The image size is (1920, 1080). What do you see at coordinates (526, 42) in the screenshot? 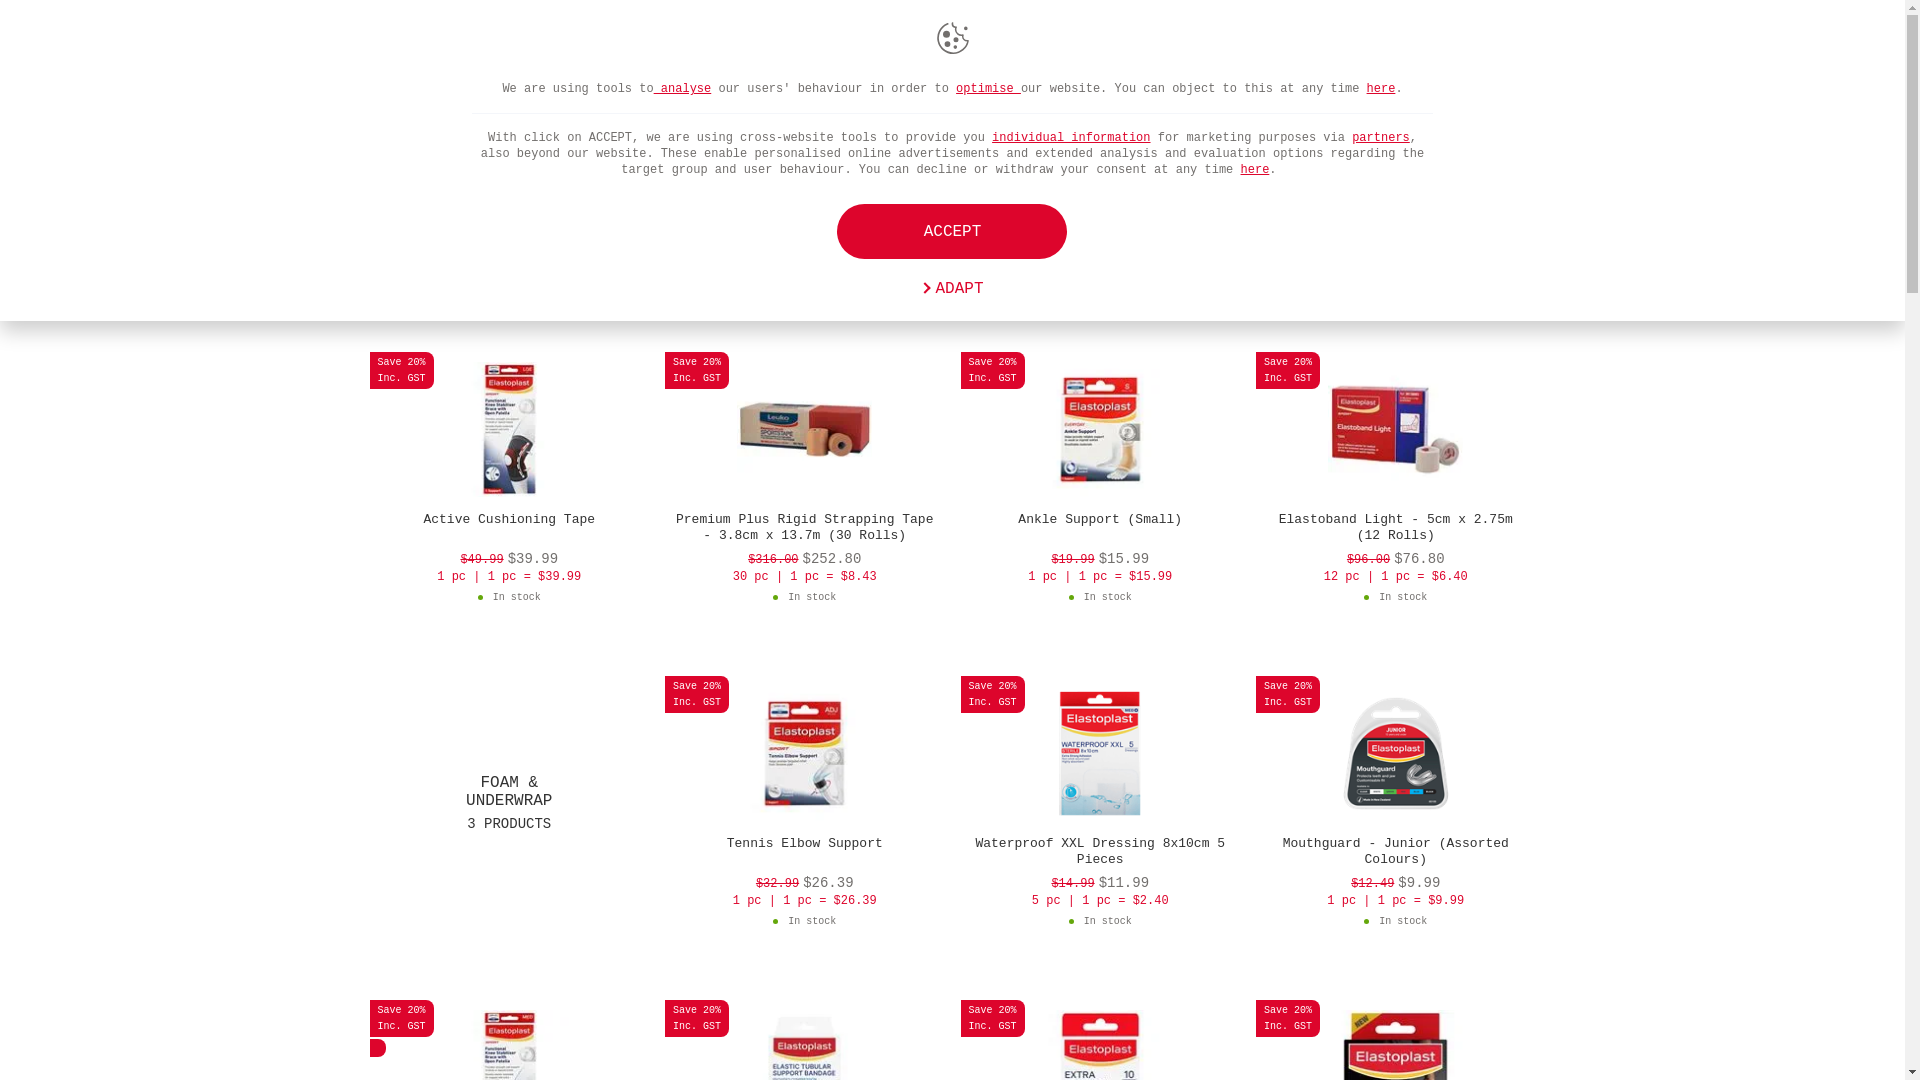
I see `'PRODUCTS'` at bounding box center [526, 42].